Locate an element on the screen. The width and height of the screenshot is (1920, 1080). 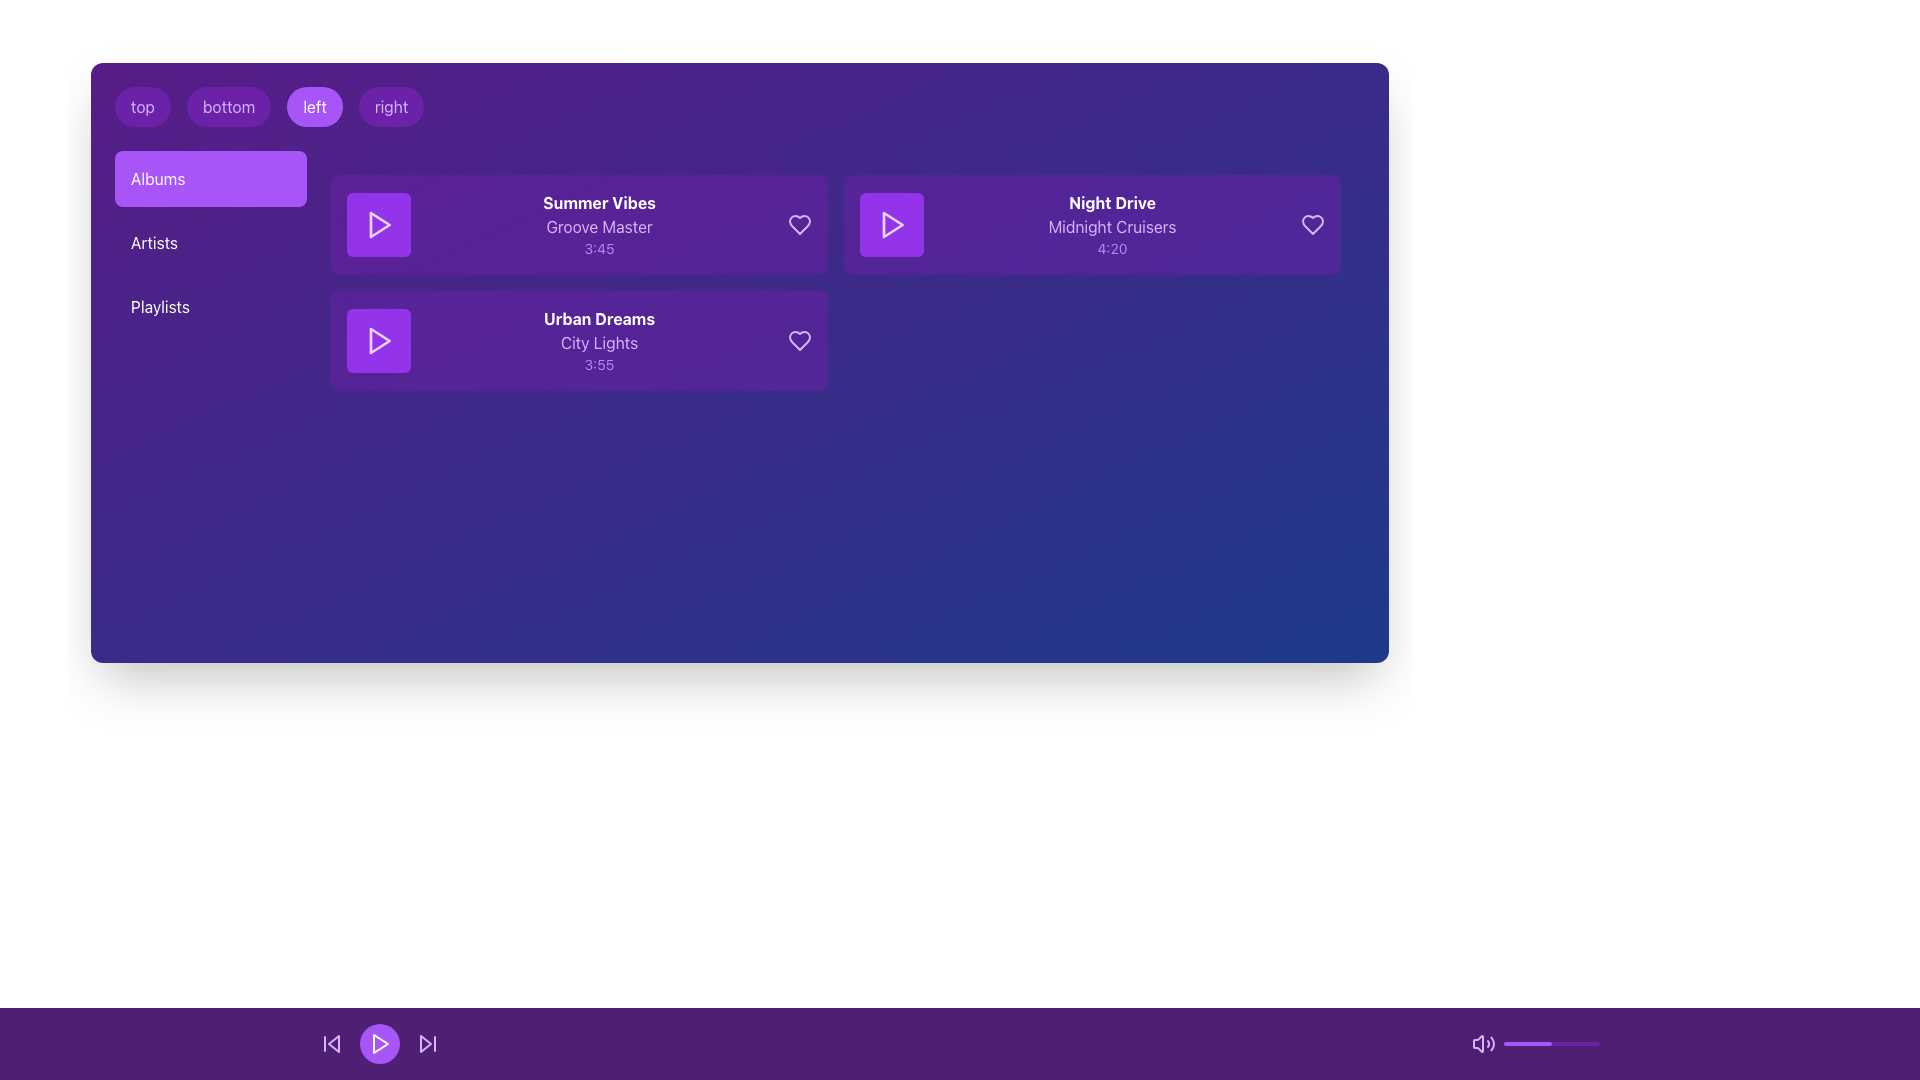
the play button located to the left of the 'Summer Vibes' playlist item to play the associated playlist is located at coordinates (379, 224).